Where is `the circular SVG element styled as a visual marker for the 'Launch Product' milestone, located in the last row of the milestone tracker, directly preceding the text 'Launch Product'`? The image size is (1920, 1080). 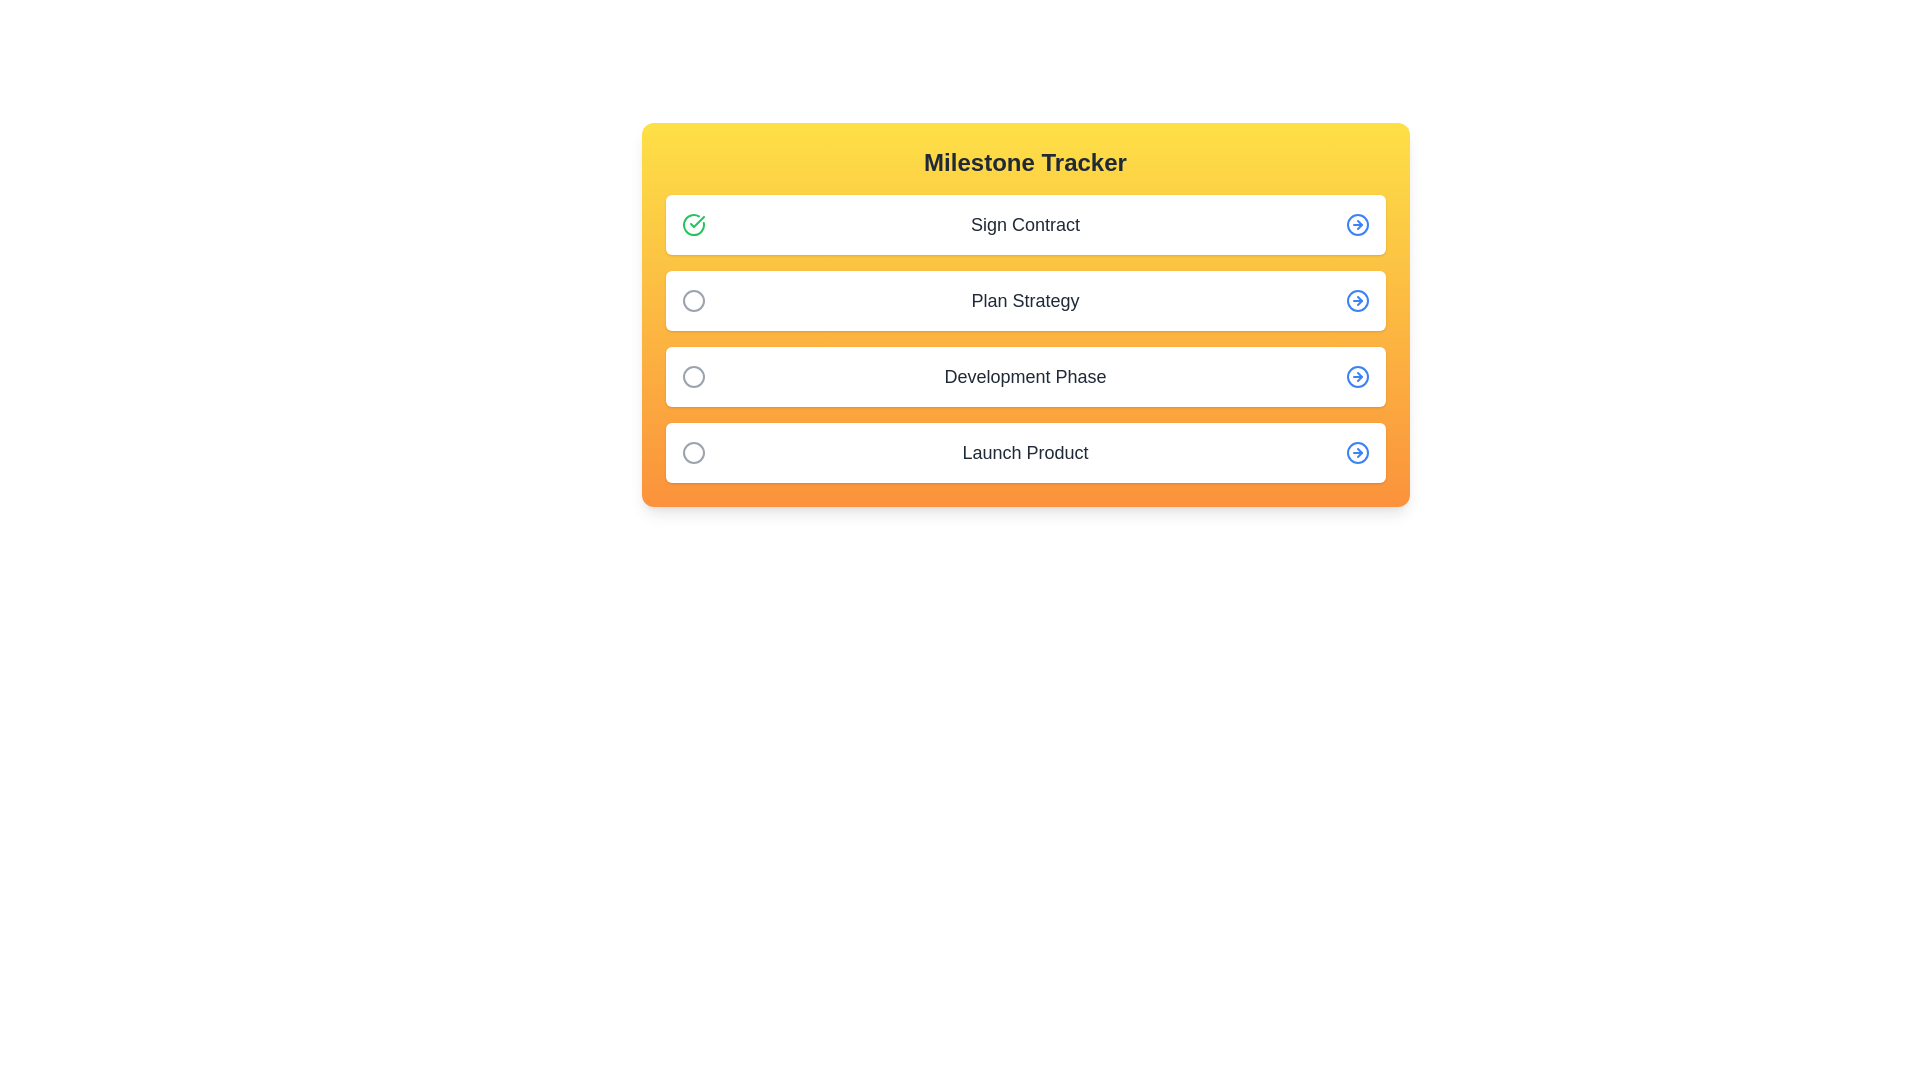 the circular SVG element styled as a visual marker for the 'Launch Product' milestone, located in the last row of the milestone tracker, directly preceding the text 'Launch Product' is located at coordinates (693, 452).